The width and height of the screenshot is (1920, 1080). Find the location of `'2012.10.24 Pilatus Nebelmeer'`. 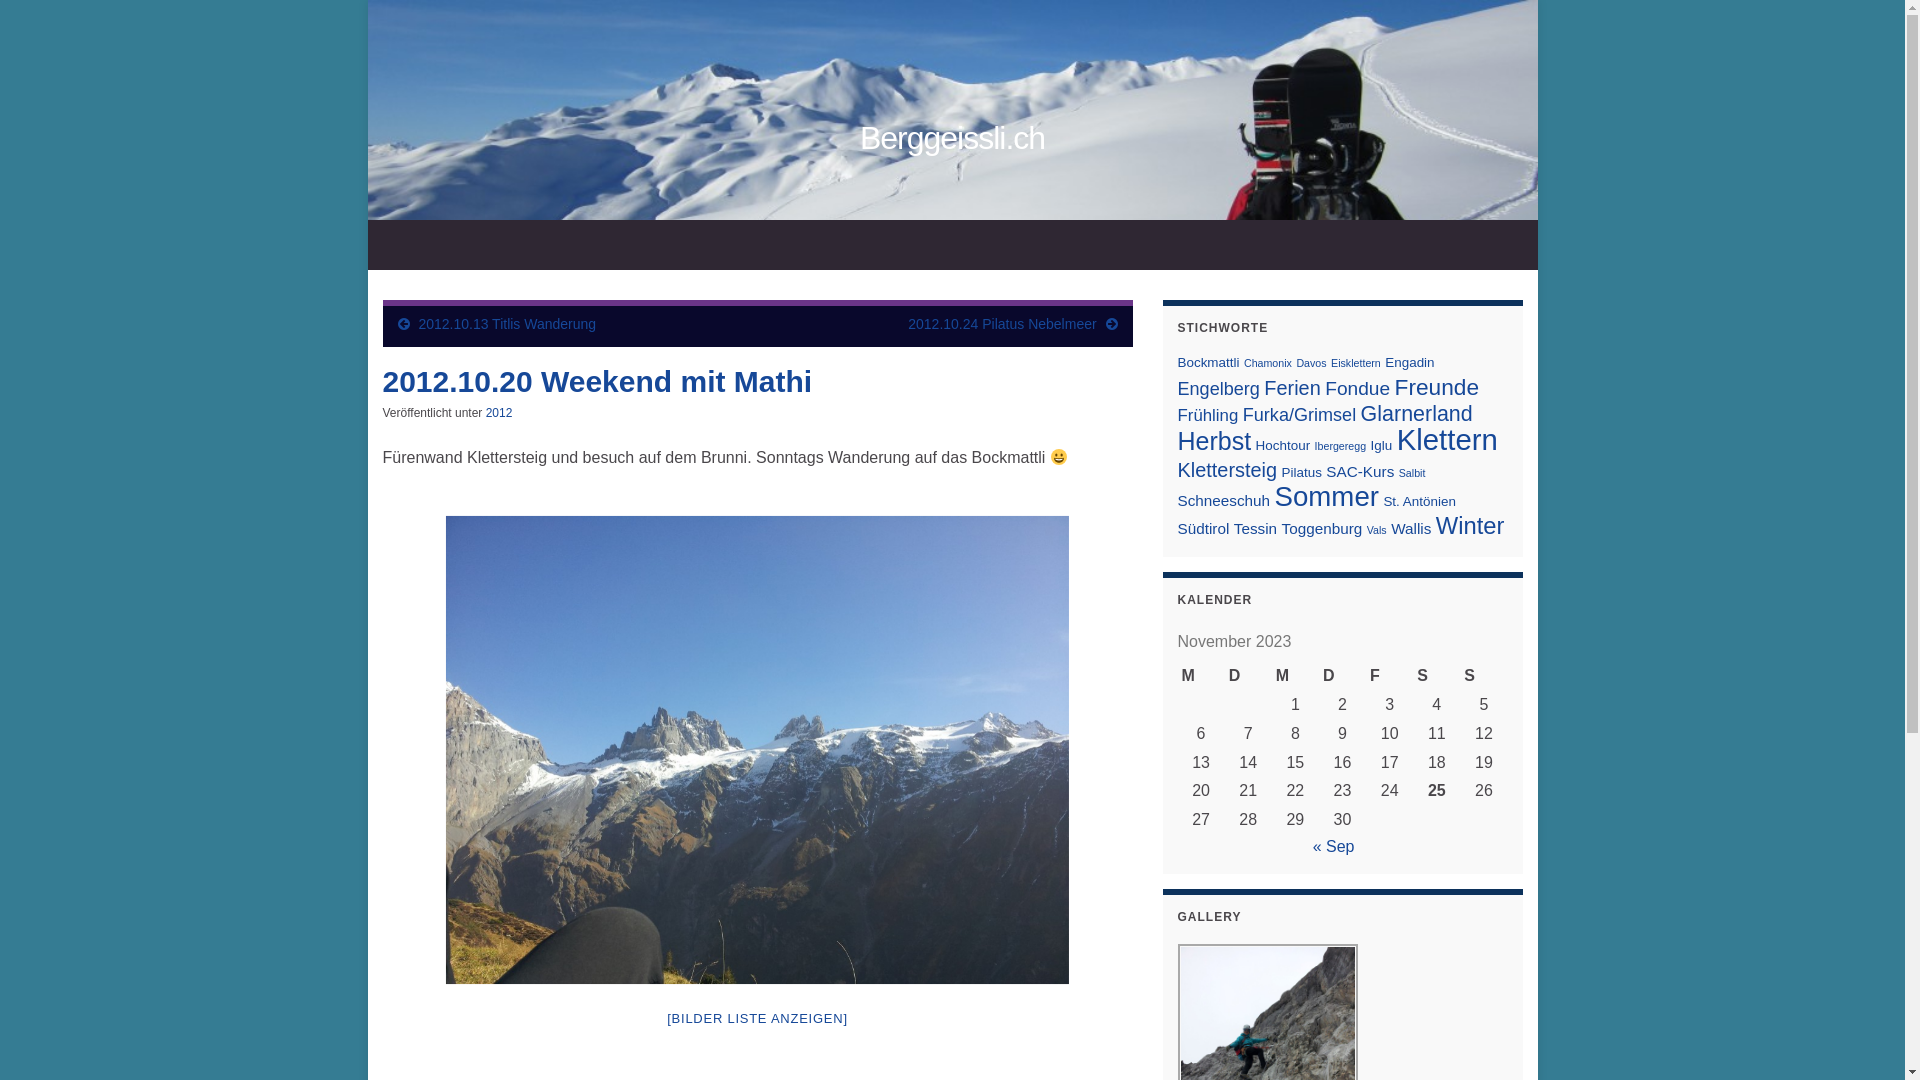

'2012.10.24 Pilatus Nebelmeer' is located at coordinates (906, 323).